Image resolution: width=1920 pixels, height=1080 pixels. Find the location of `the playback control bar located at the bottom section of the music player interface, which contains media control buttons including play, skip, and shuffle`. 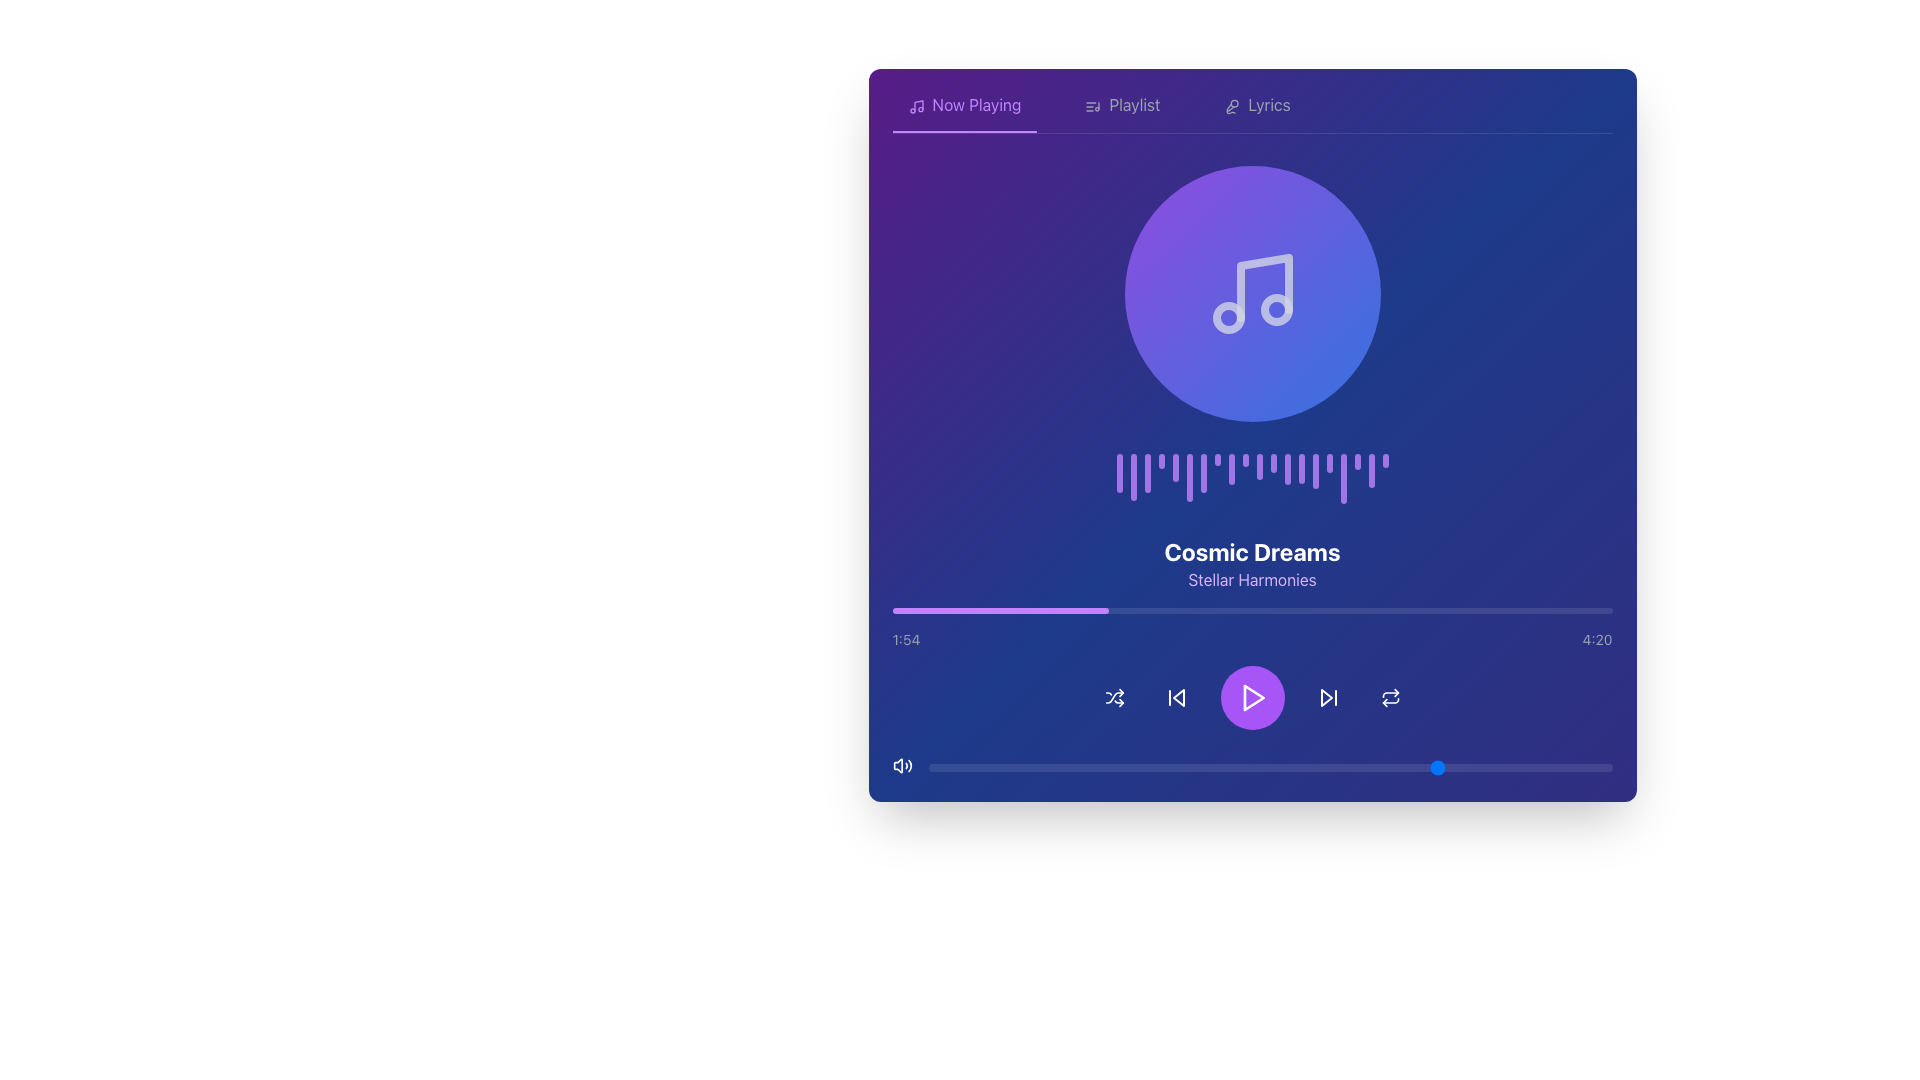

the playback control bar located at the bottom section of the music player interface, which contains media control buttons including play, skip, and shuffle is located at coordinates (1251, 697).